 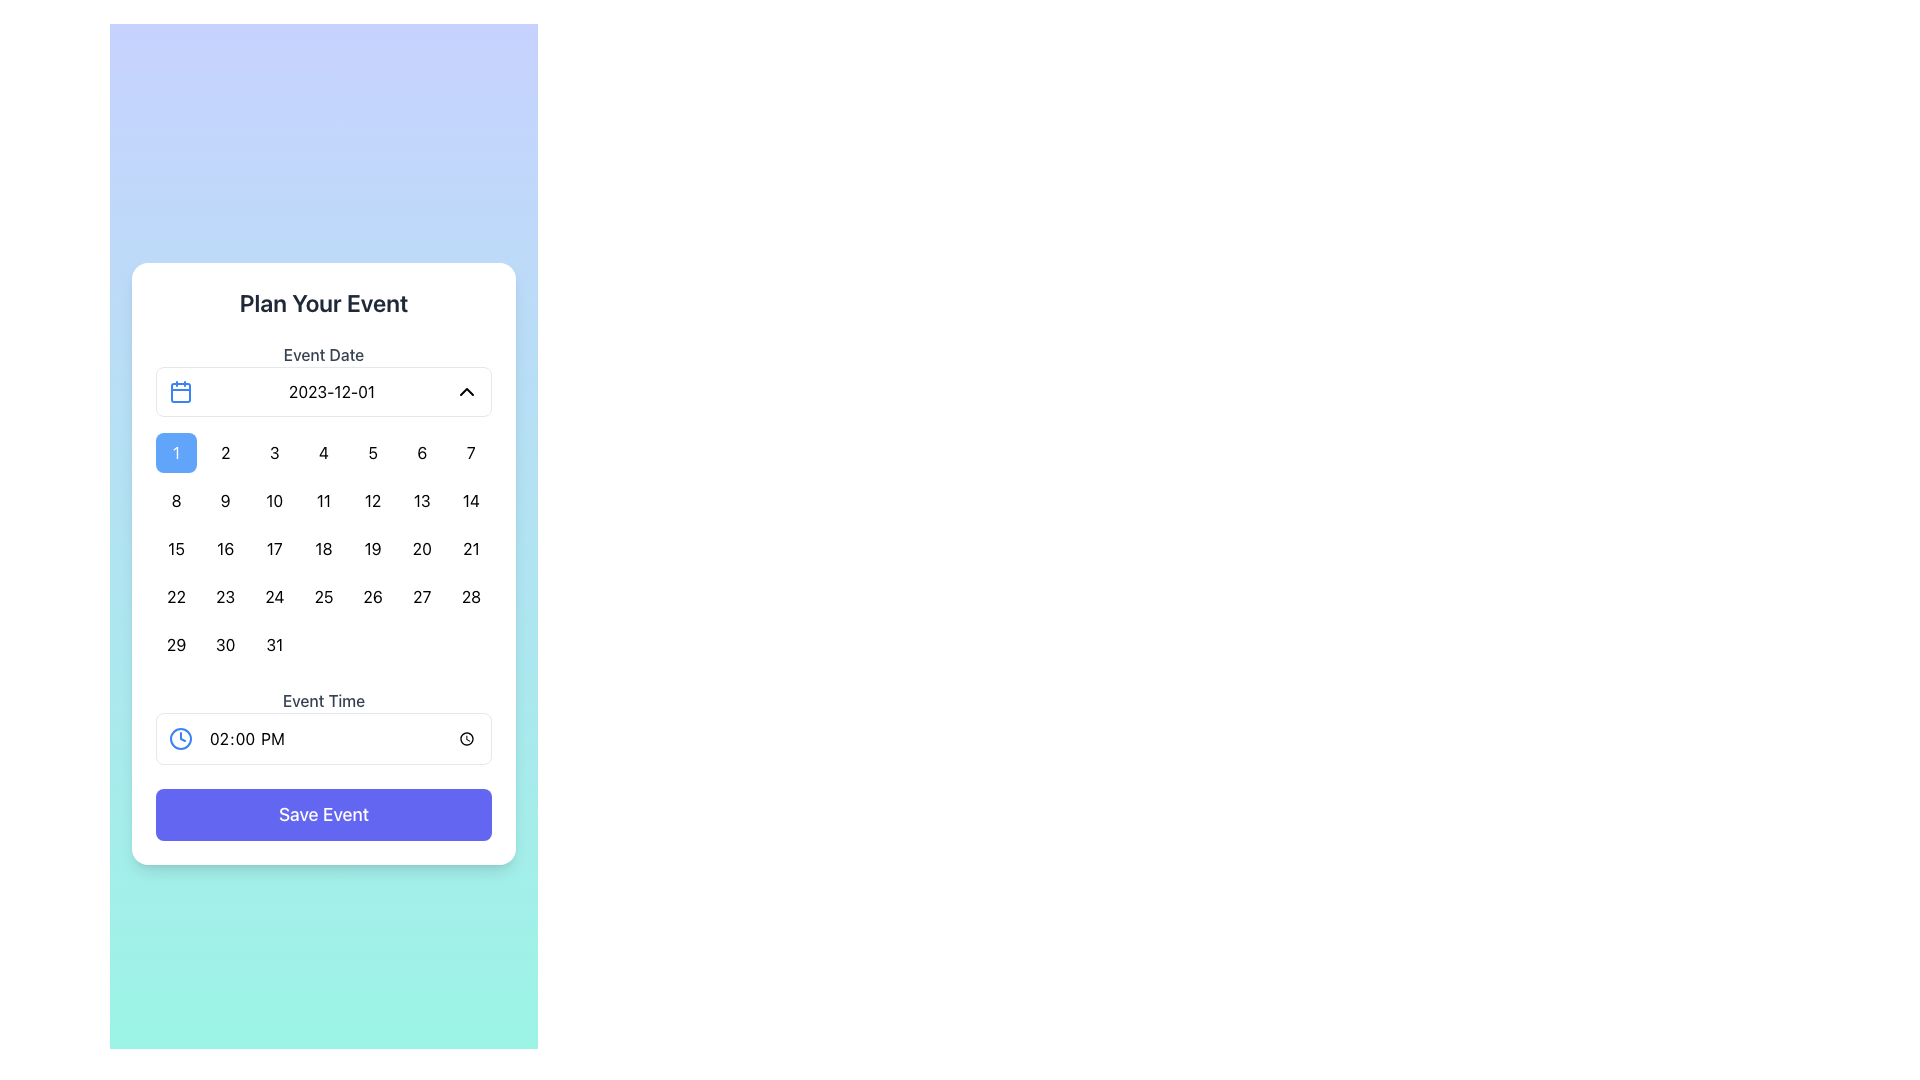 I want to click on the button displaying the number '11' in the calendar grid, so click(x=323, y=500).